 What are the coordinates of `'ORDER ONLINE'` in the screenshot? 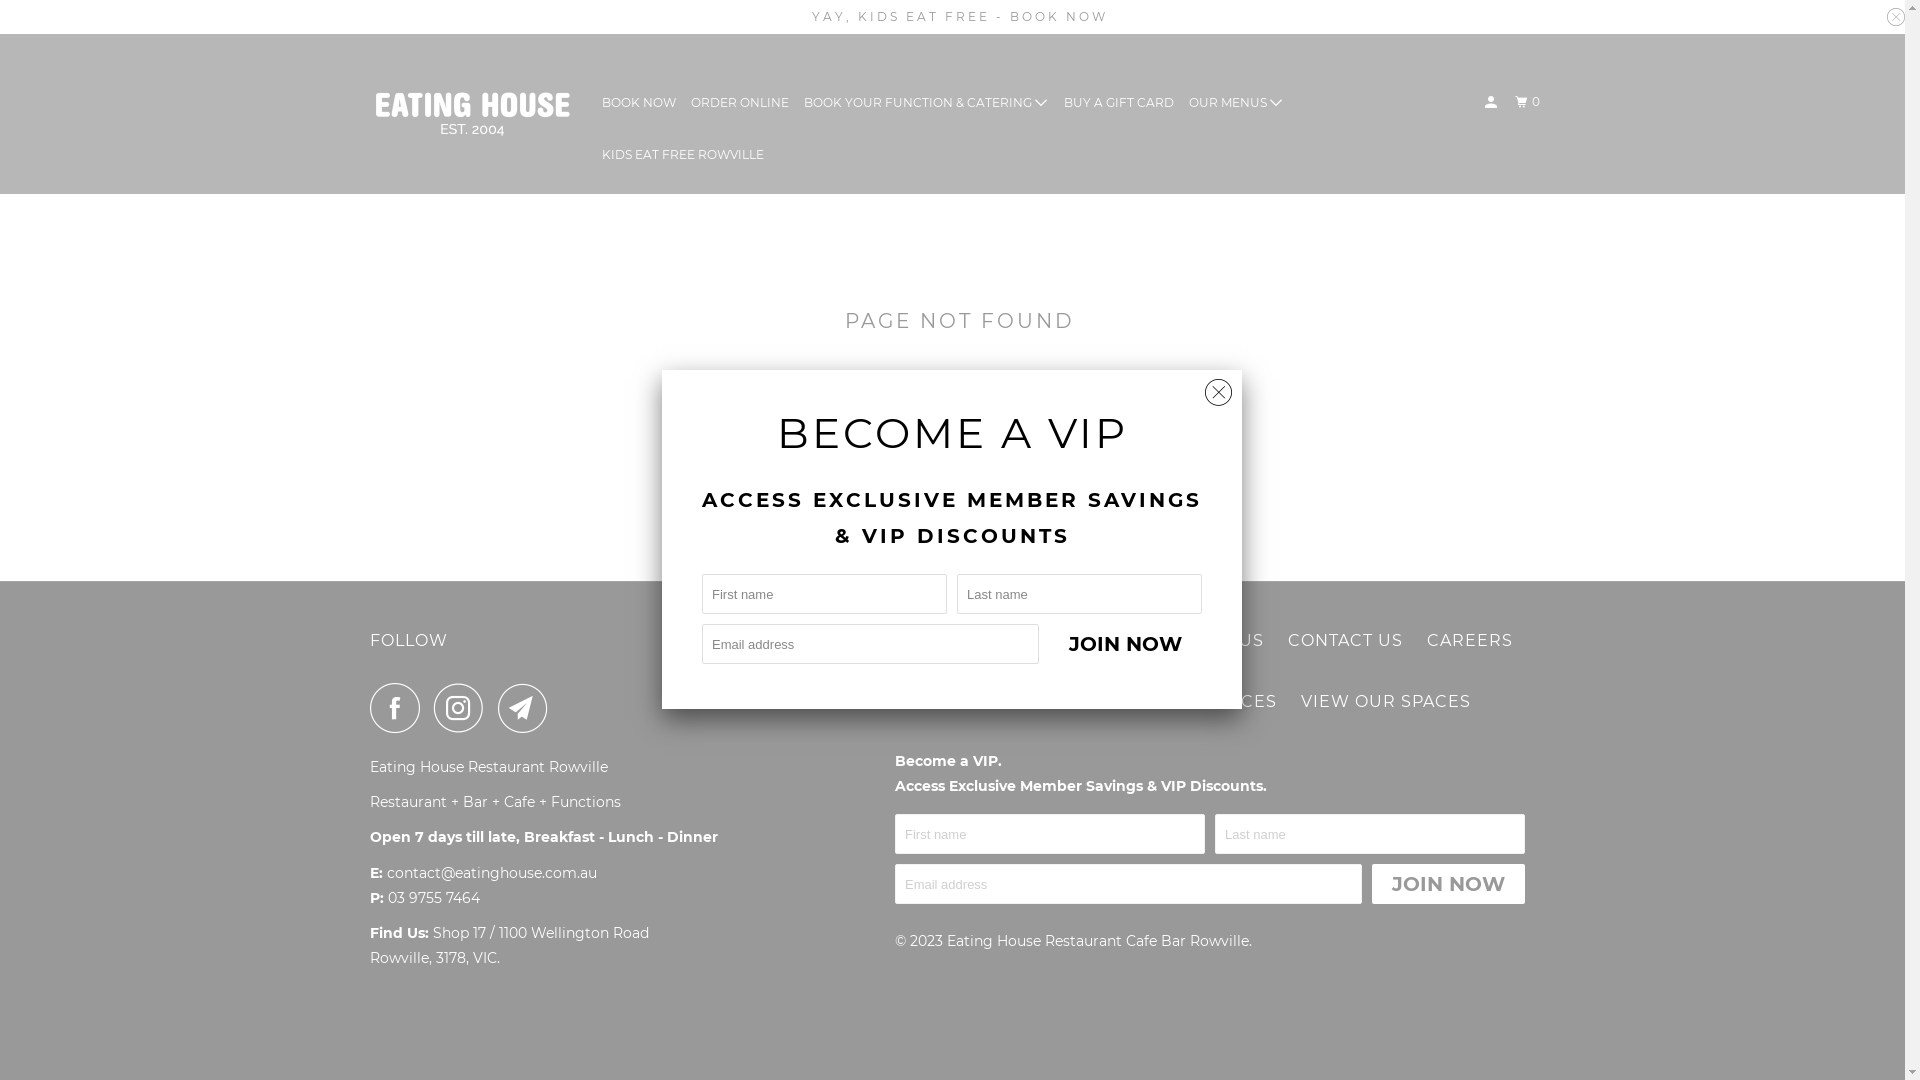 It's located at (738, 103).